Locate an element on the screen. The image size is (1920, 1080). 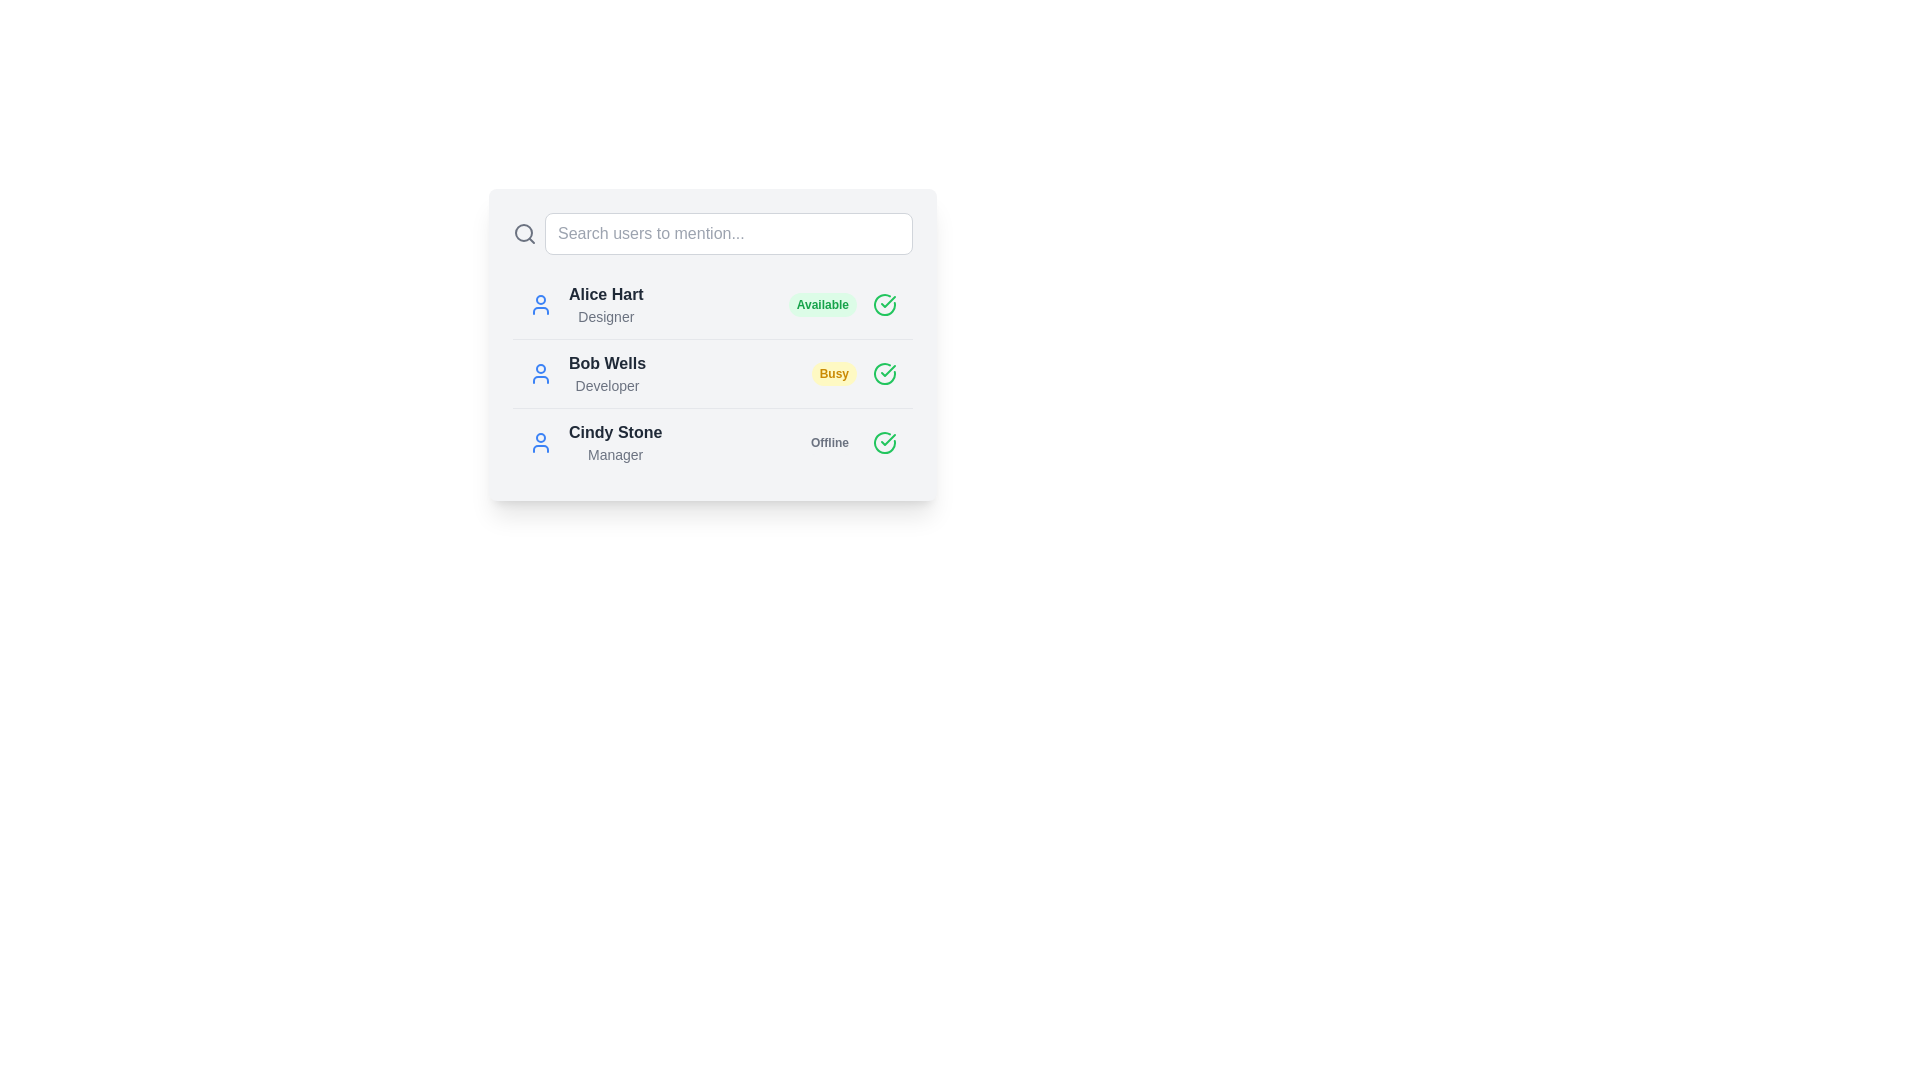
text label displaying 'Cindy Stone' in bold, located in the third row of the user list, with 'Manager' below it, aligned with an offline status on the right is located at coordinates (614, 442).